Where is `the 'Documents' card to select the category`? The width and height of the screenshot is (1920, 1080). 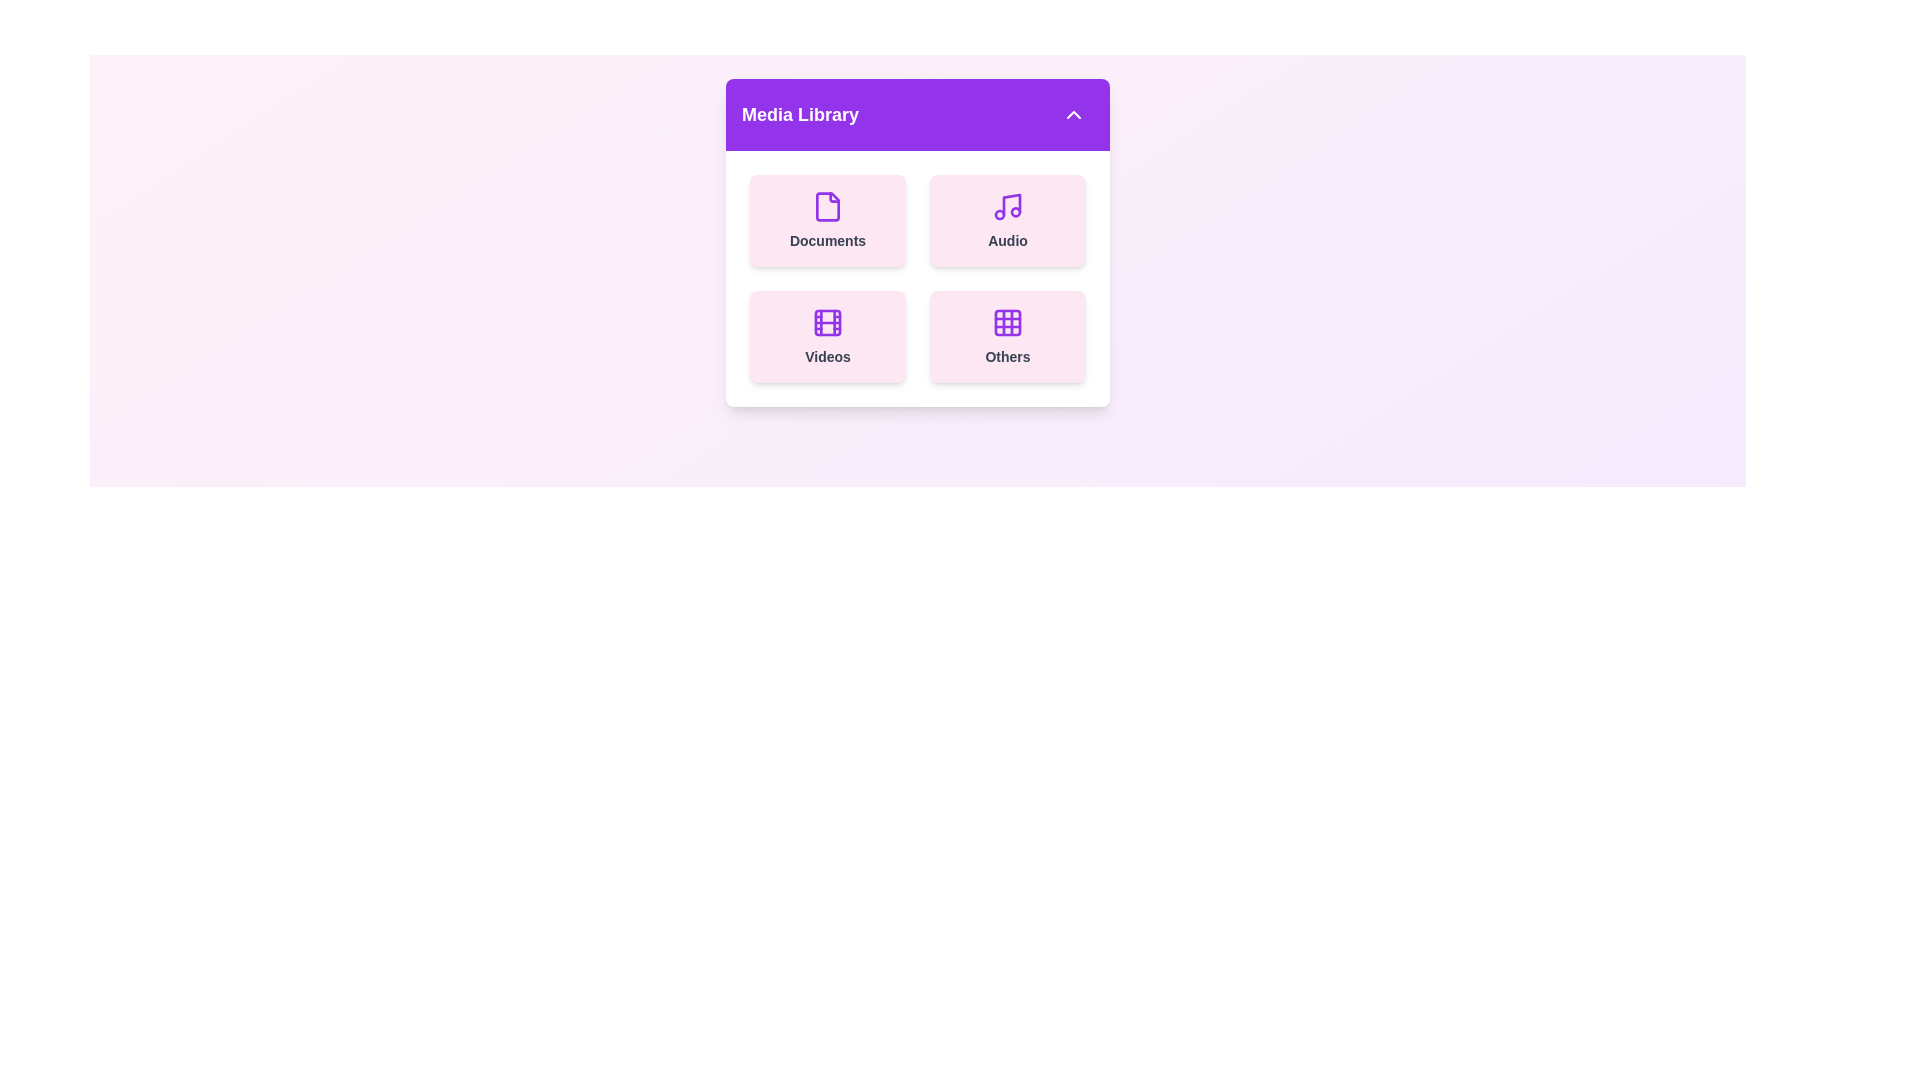
the 'Documents' card to select the category is located at coordinates (828, 220).